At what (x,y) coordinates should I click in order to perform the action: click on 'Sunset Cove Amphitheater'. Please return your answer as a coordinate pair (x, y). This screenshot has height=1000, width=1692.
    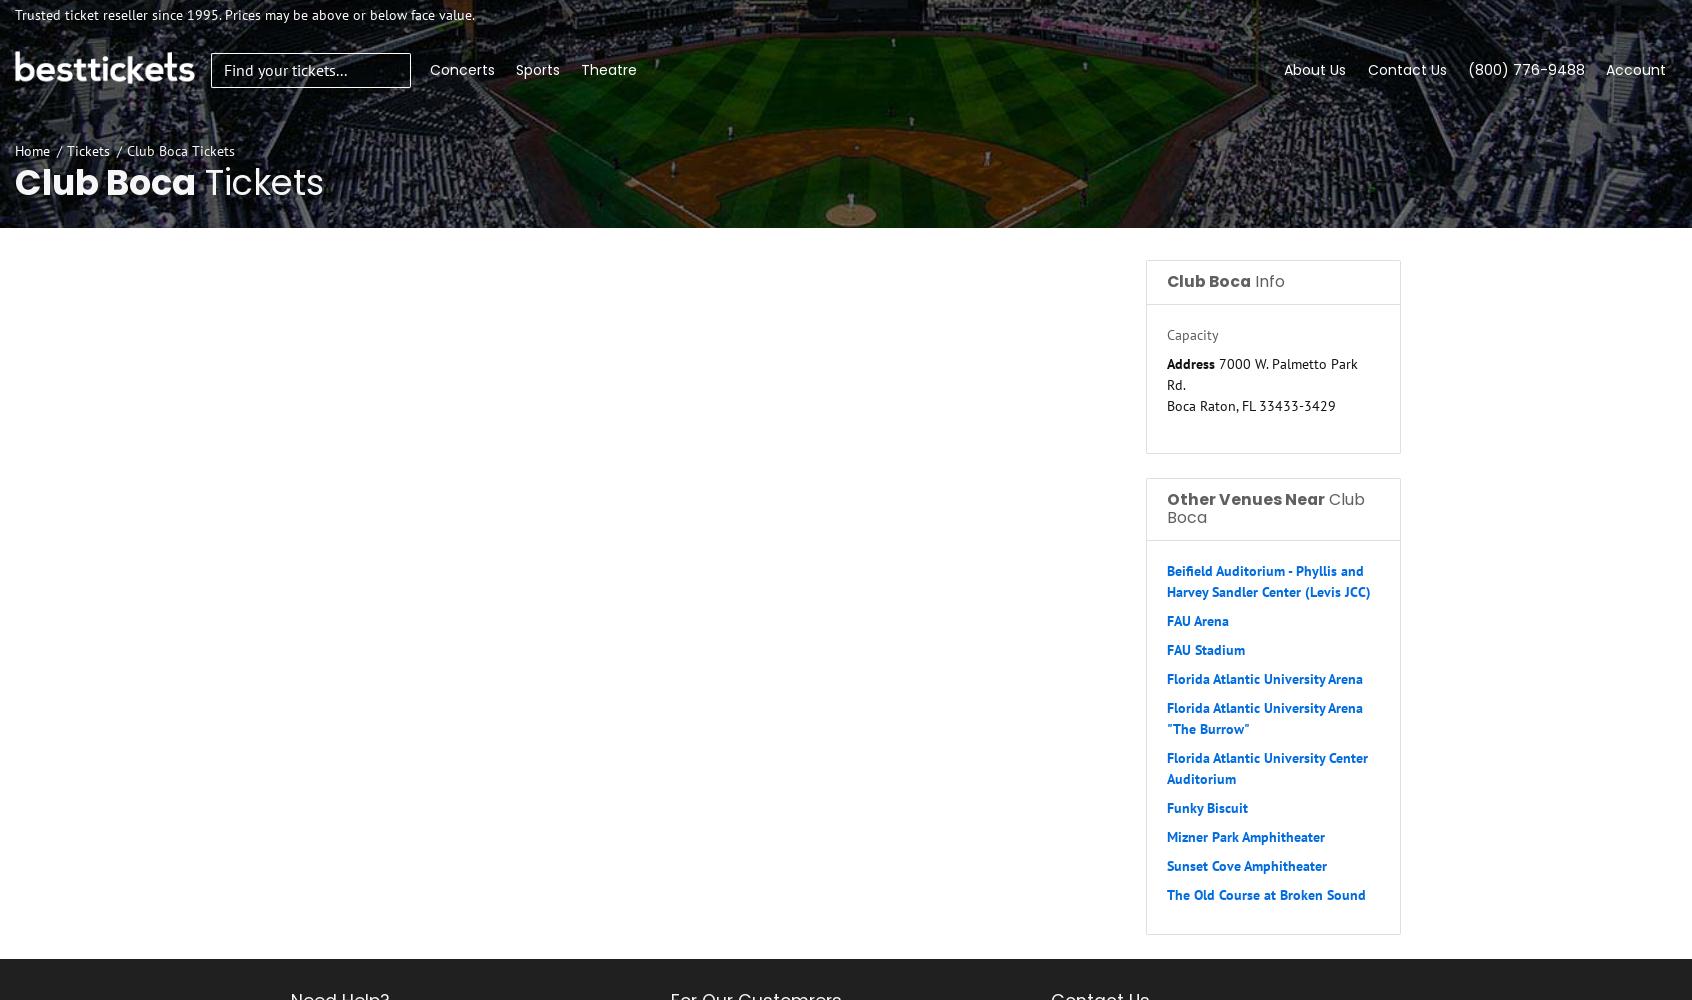
    Looking at the image, I should click on (1165, 865).